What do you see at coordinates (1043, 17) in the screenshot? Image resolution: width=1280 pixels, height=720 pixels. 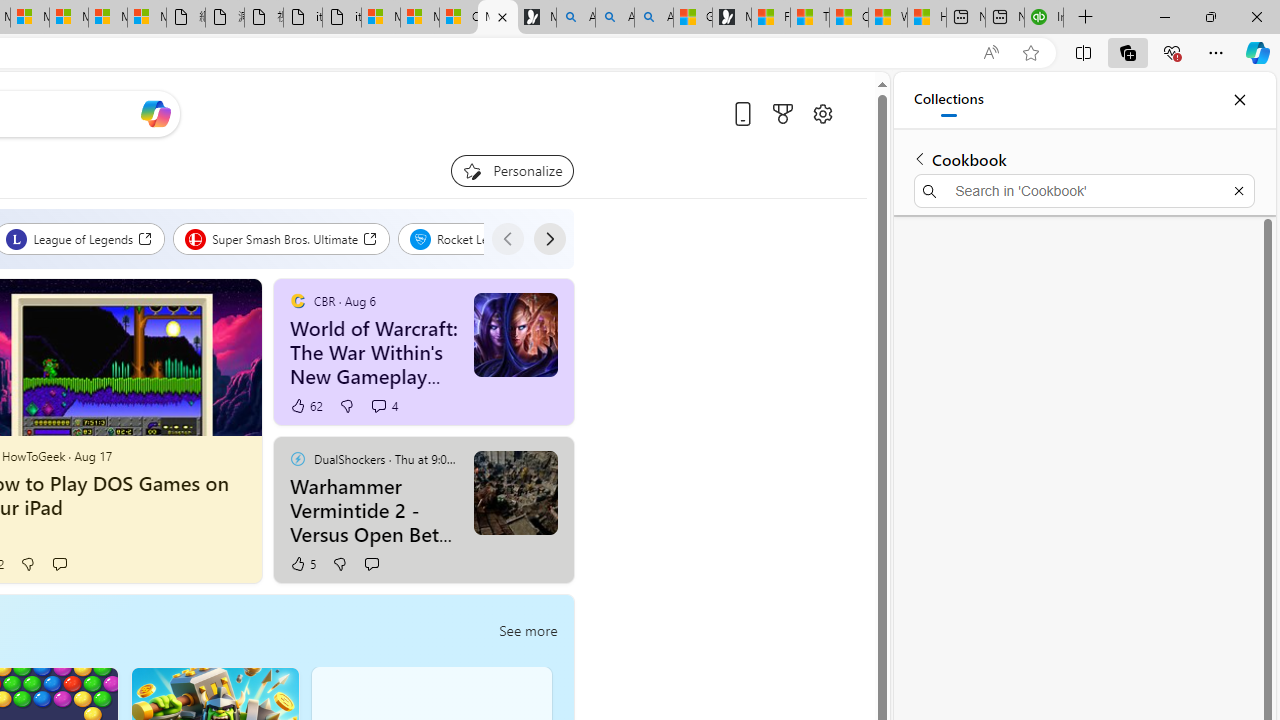 I see `'Intuit QuickBooks Online - Quickbooks'` at bounding box center [1043, 17].